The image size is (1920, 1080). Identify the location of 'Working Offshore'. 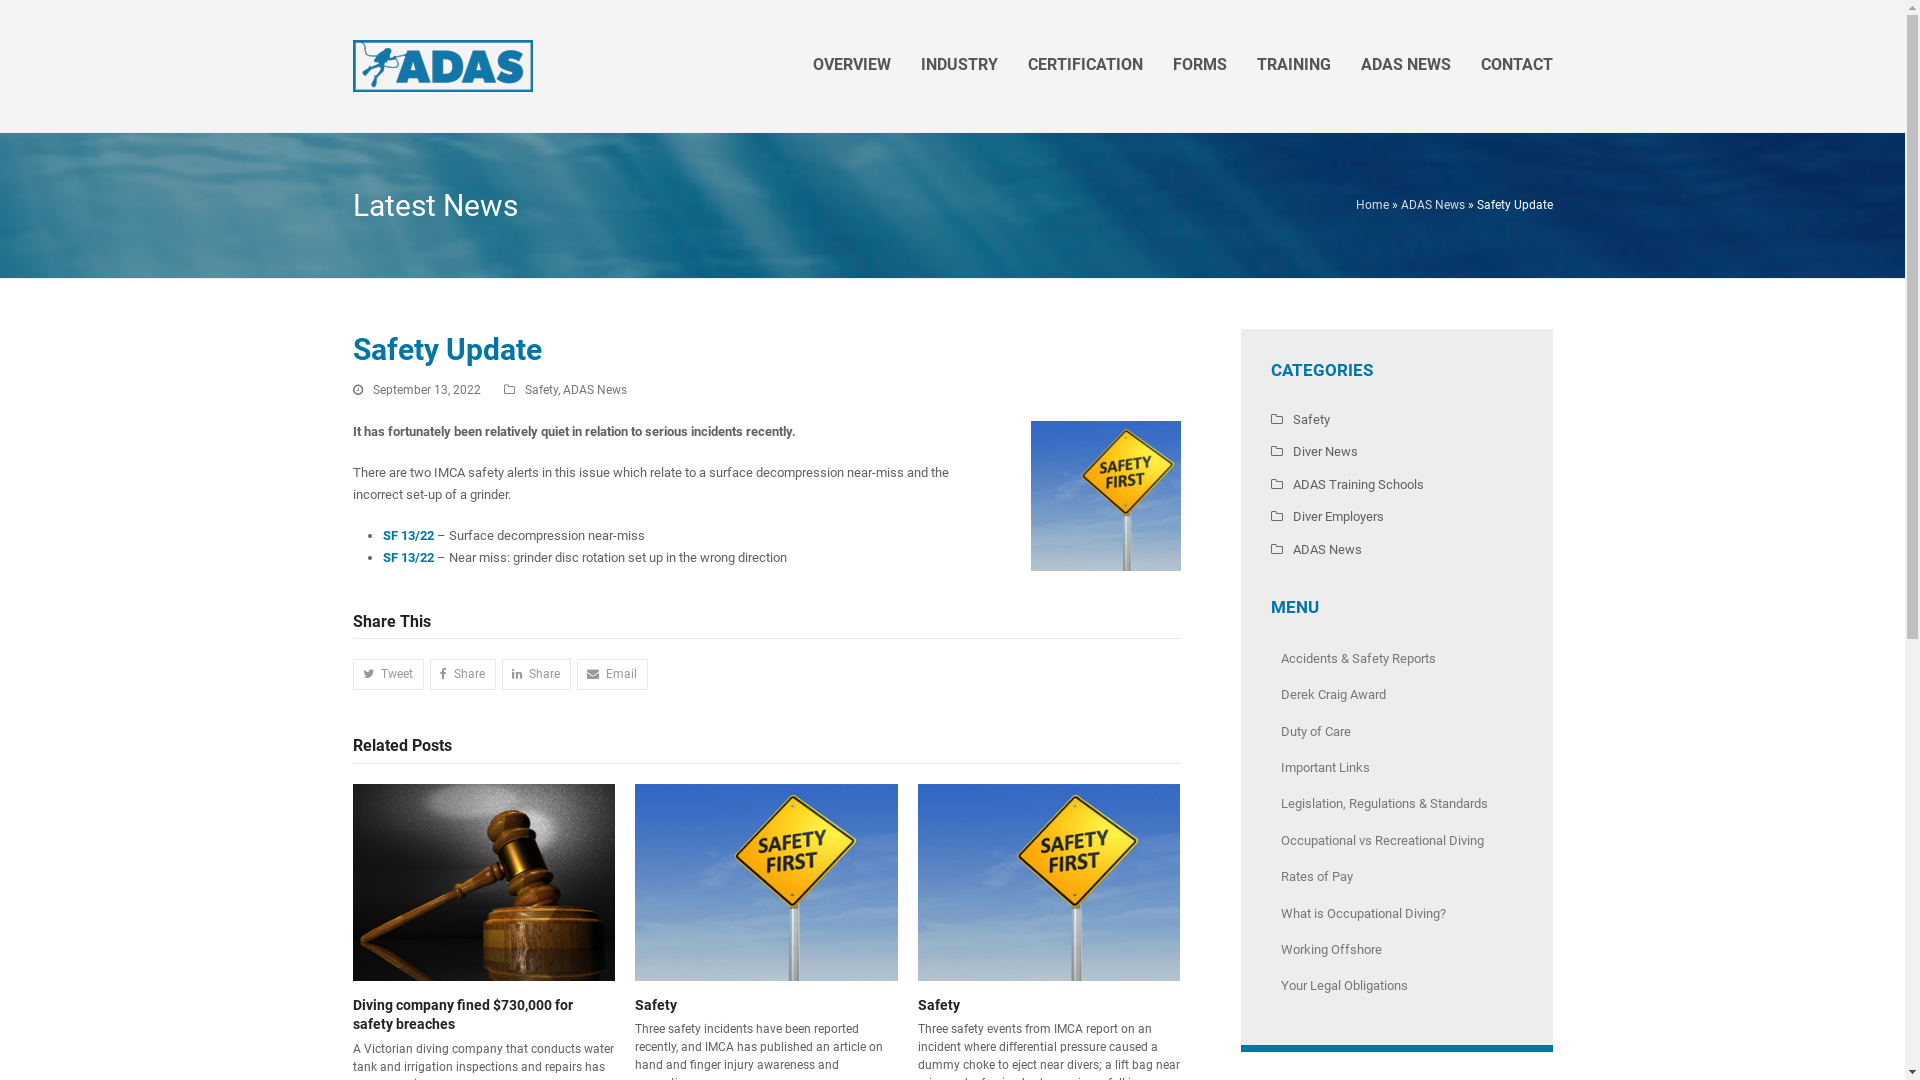
(1395, 948).